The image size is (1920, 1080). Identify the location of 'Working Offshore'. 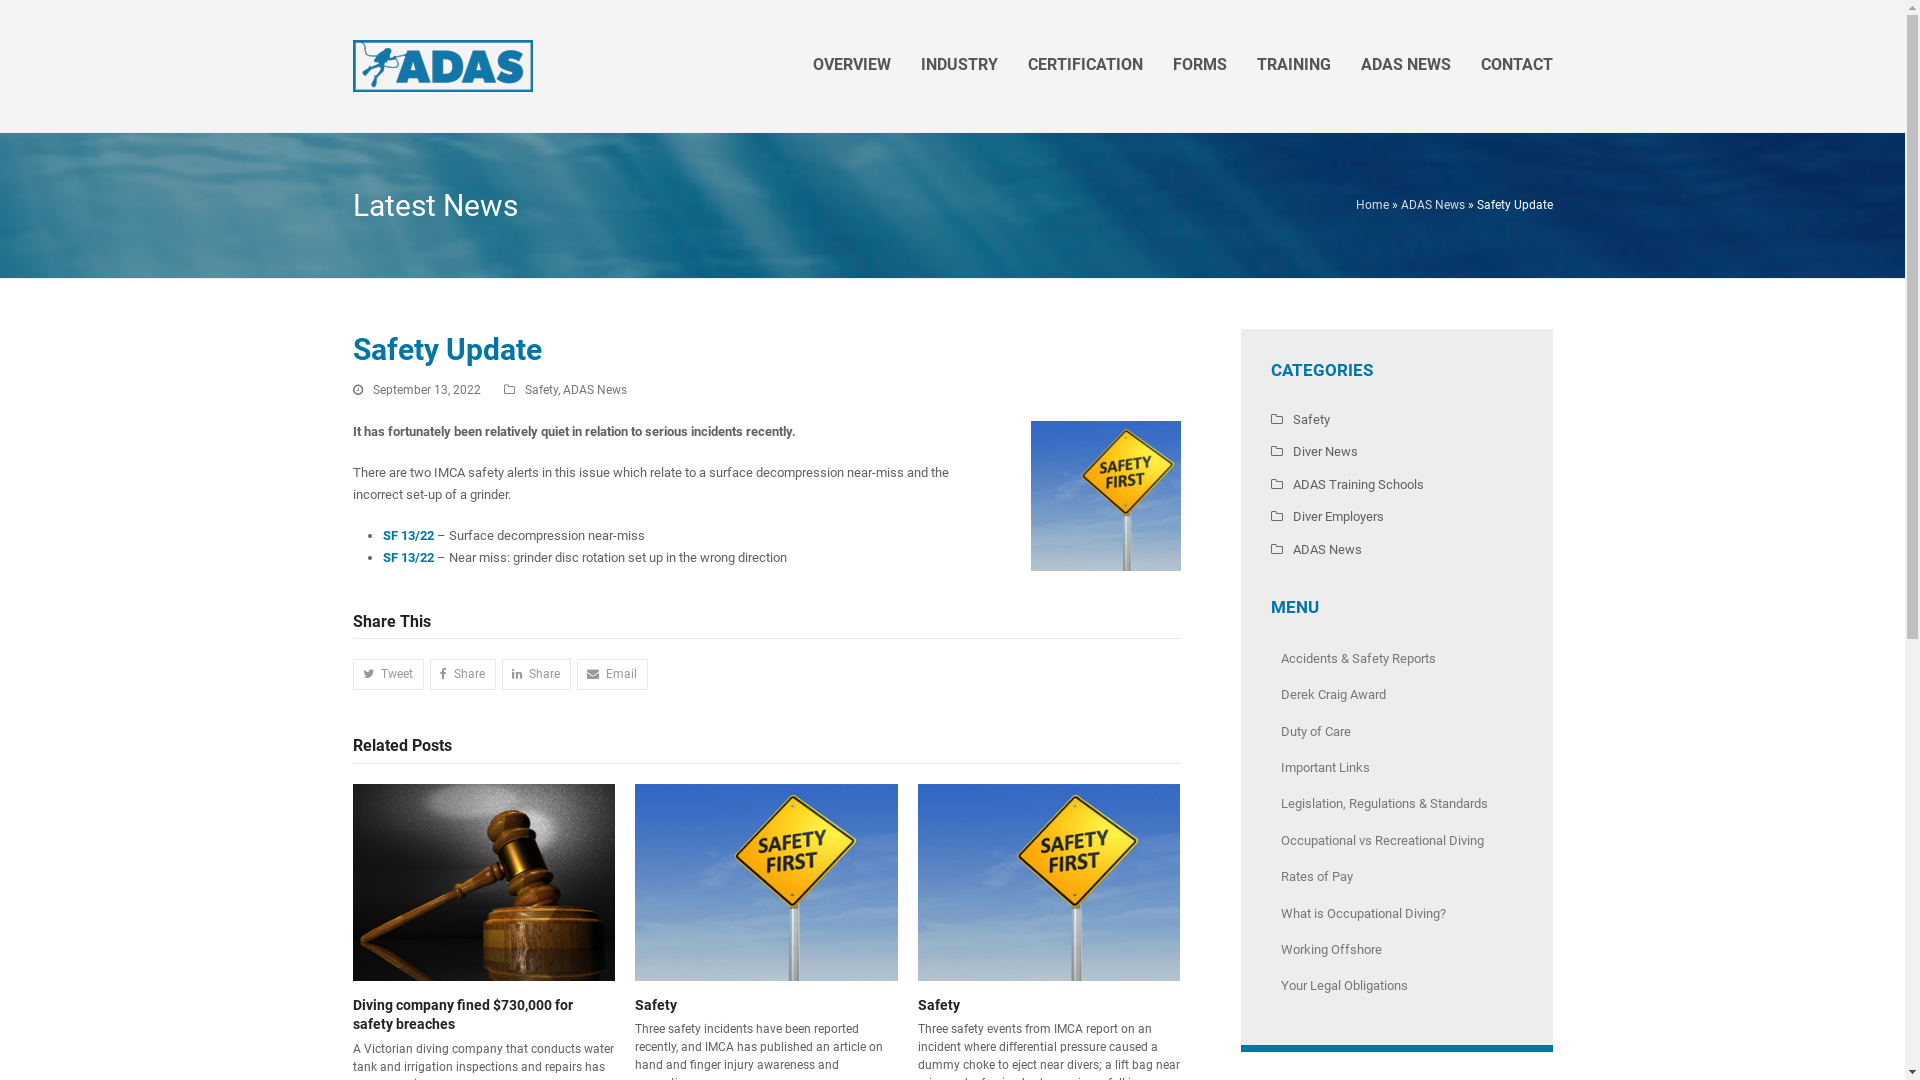
(1395, 948).